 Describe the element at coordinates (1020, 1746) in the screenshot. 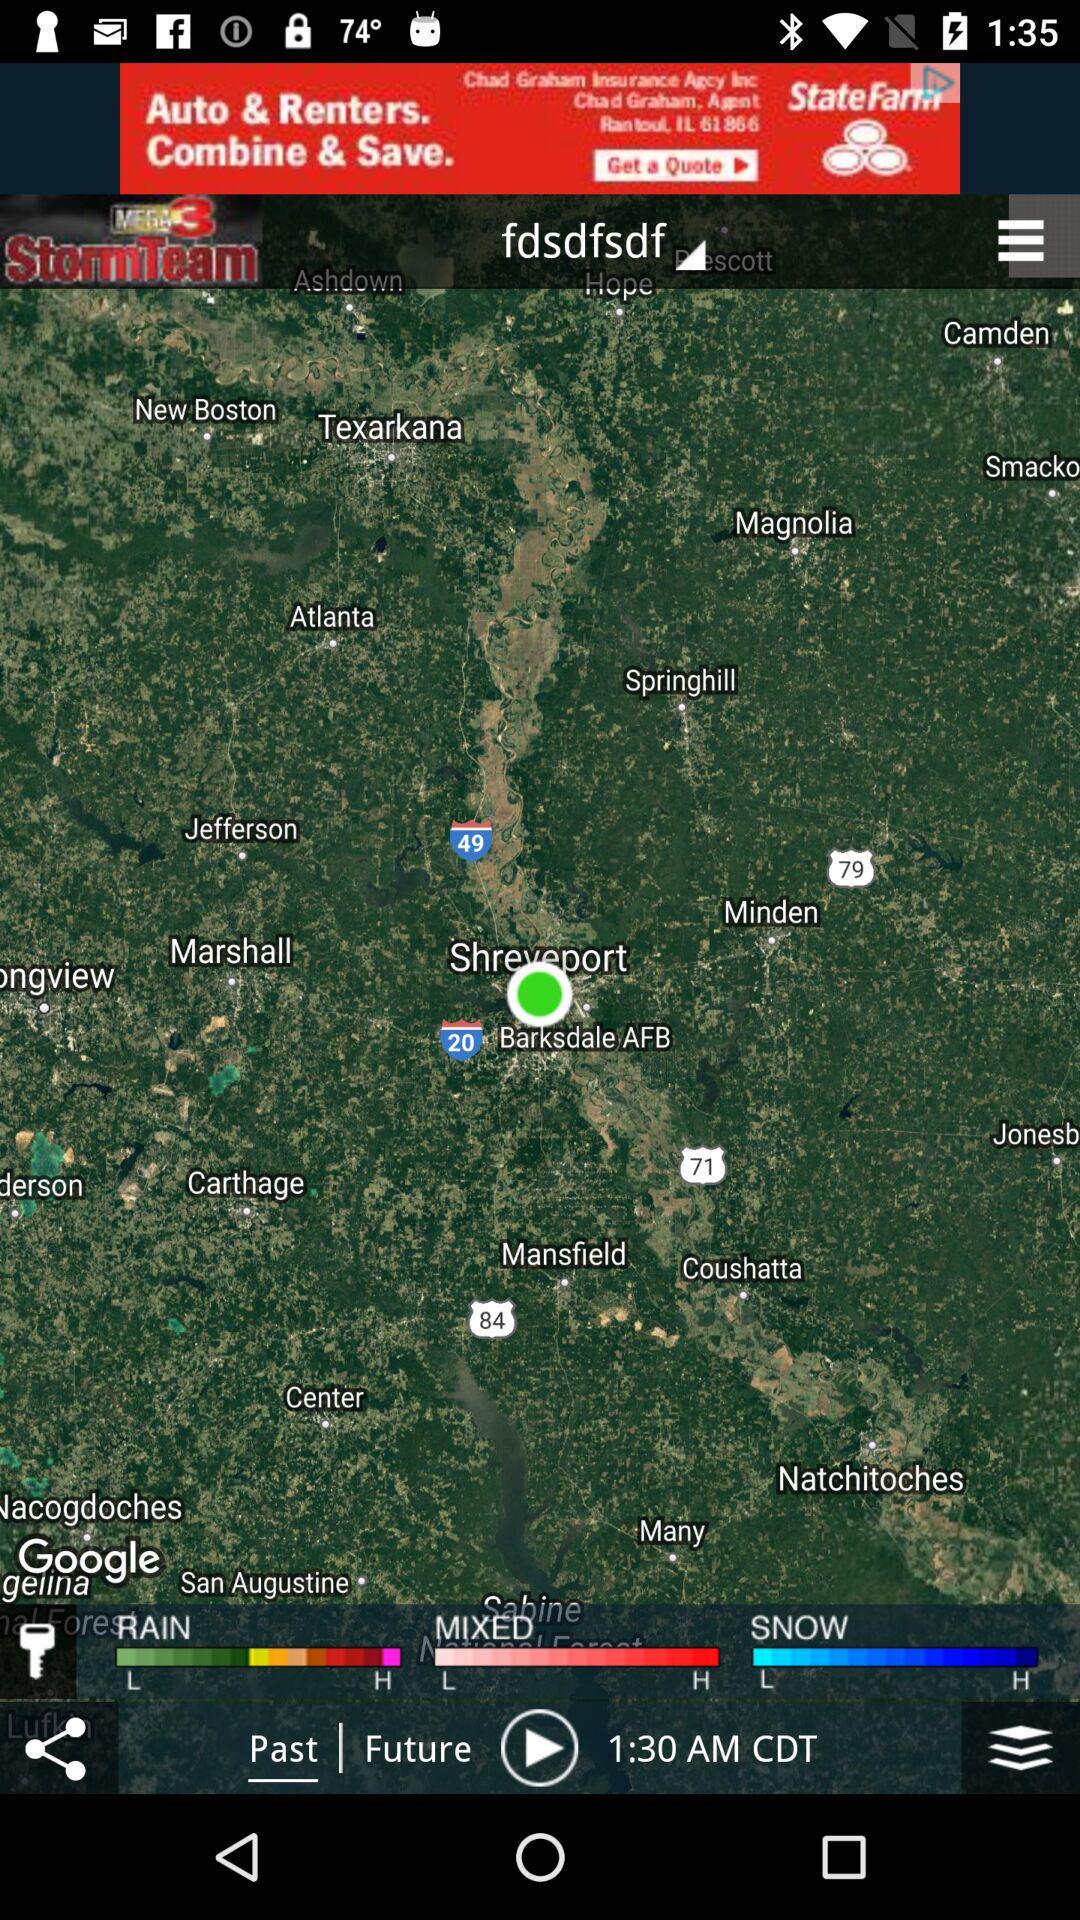

I see `the layers icon` at that location.